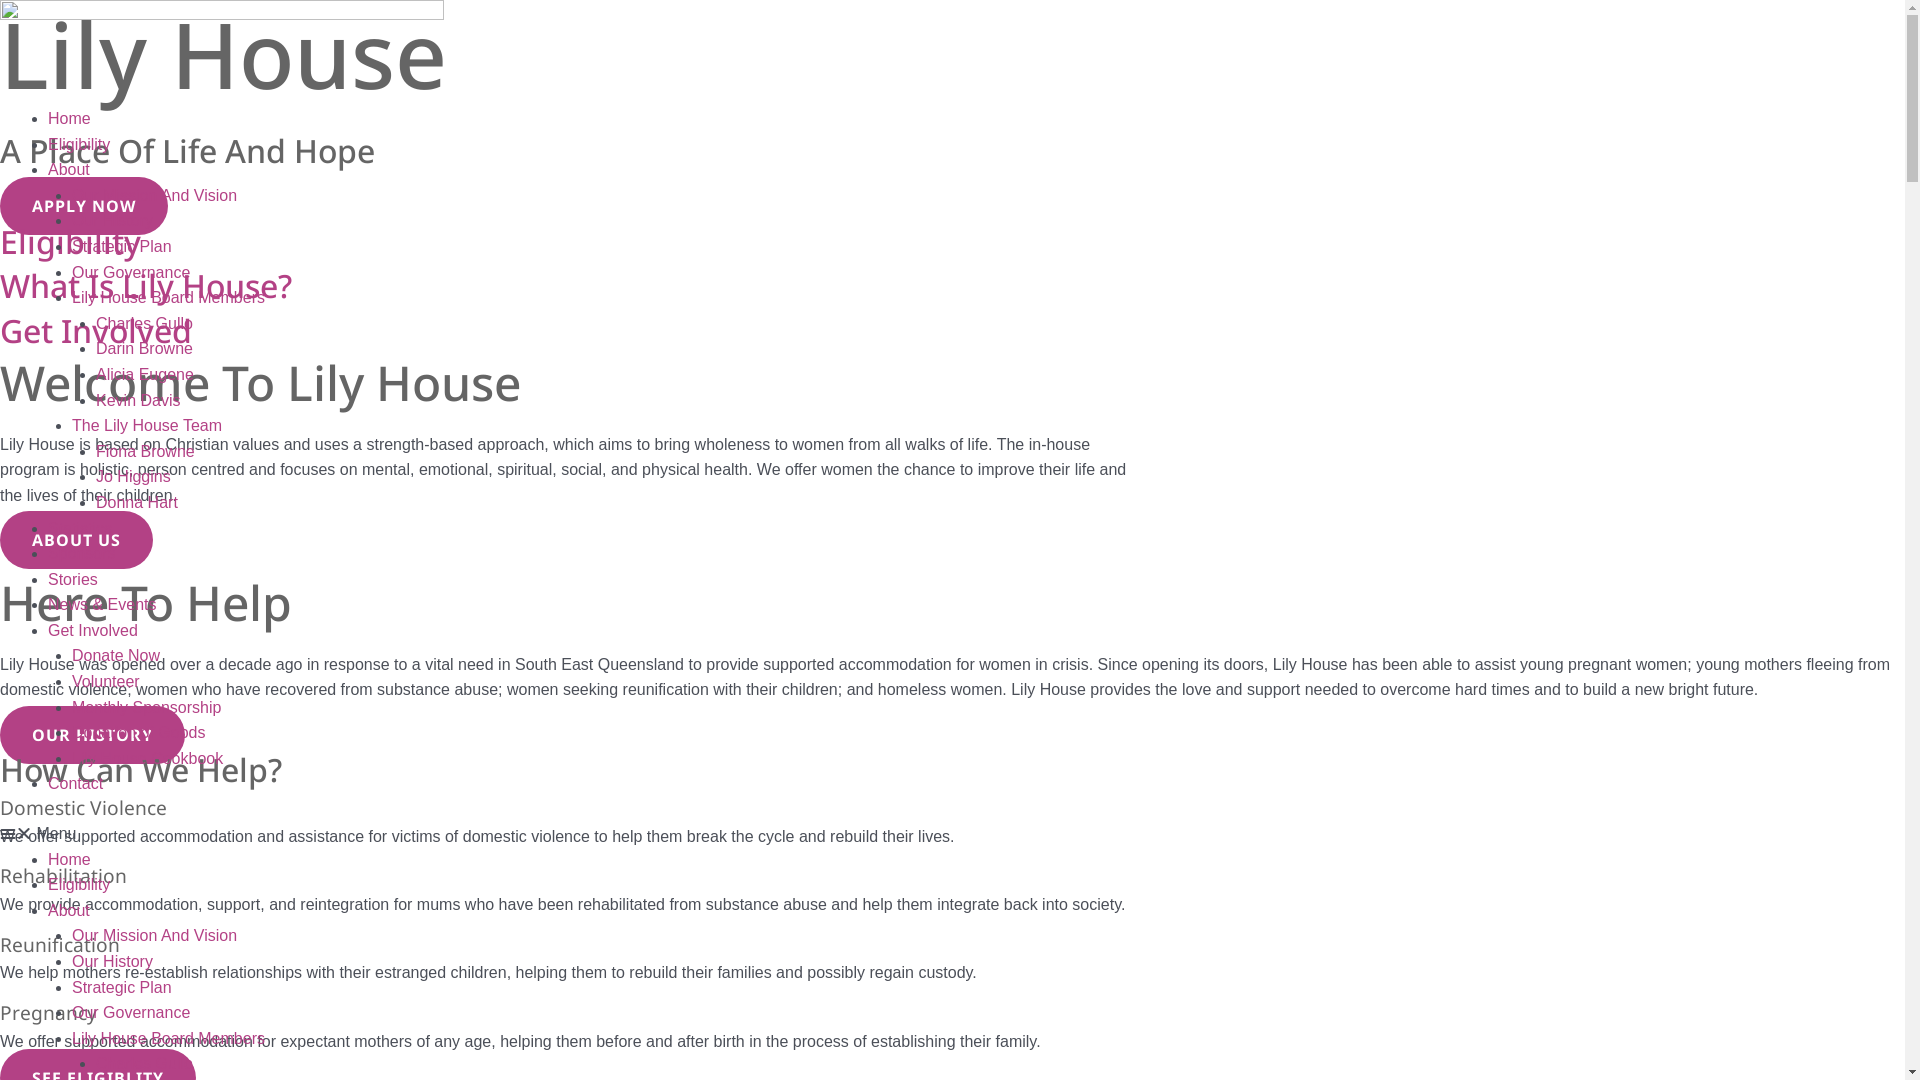 The image size is (1920, 1080). What do you see at coordinates (153, 195) in the screenshot?
I see `'Our Mission And Vision'` at bounding box center [153, 195].